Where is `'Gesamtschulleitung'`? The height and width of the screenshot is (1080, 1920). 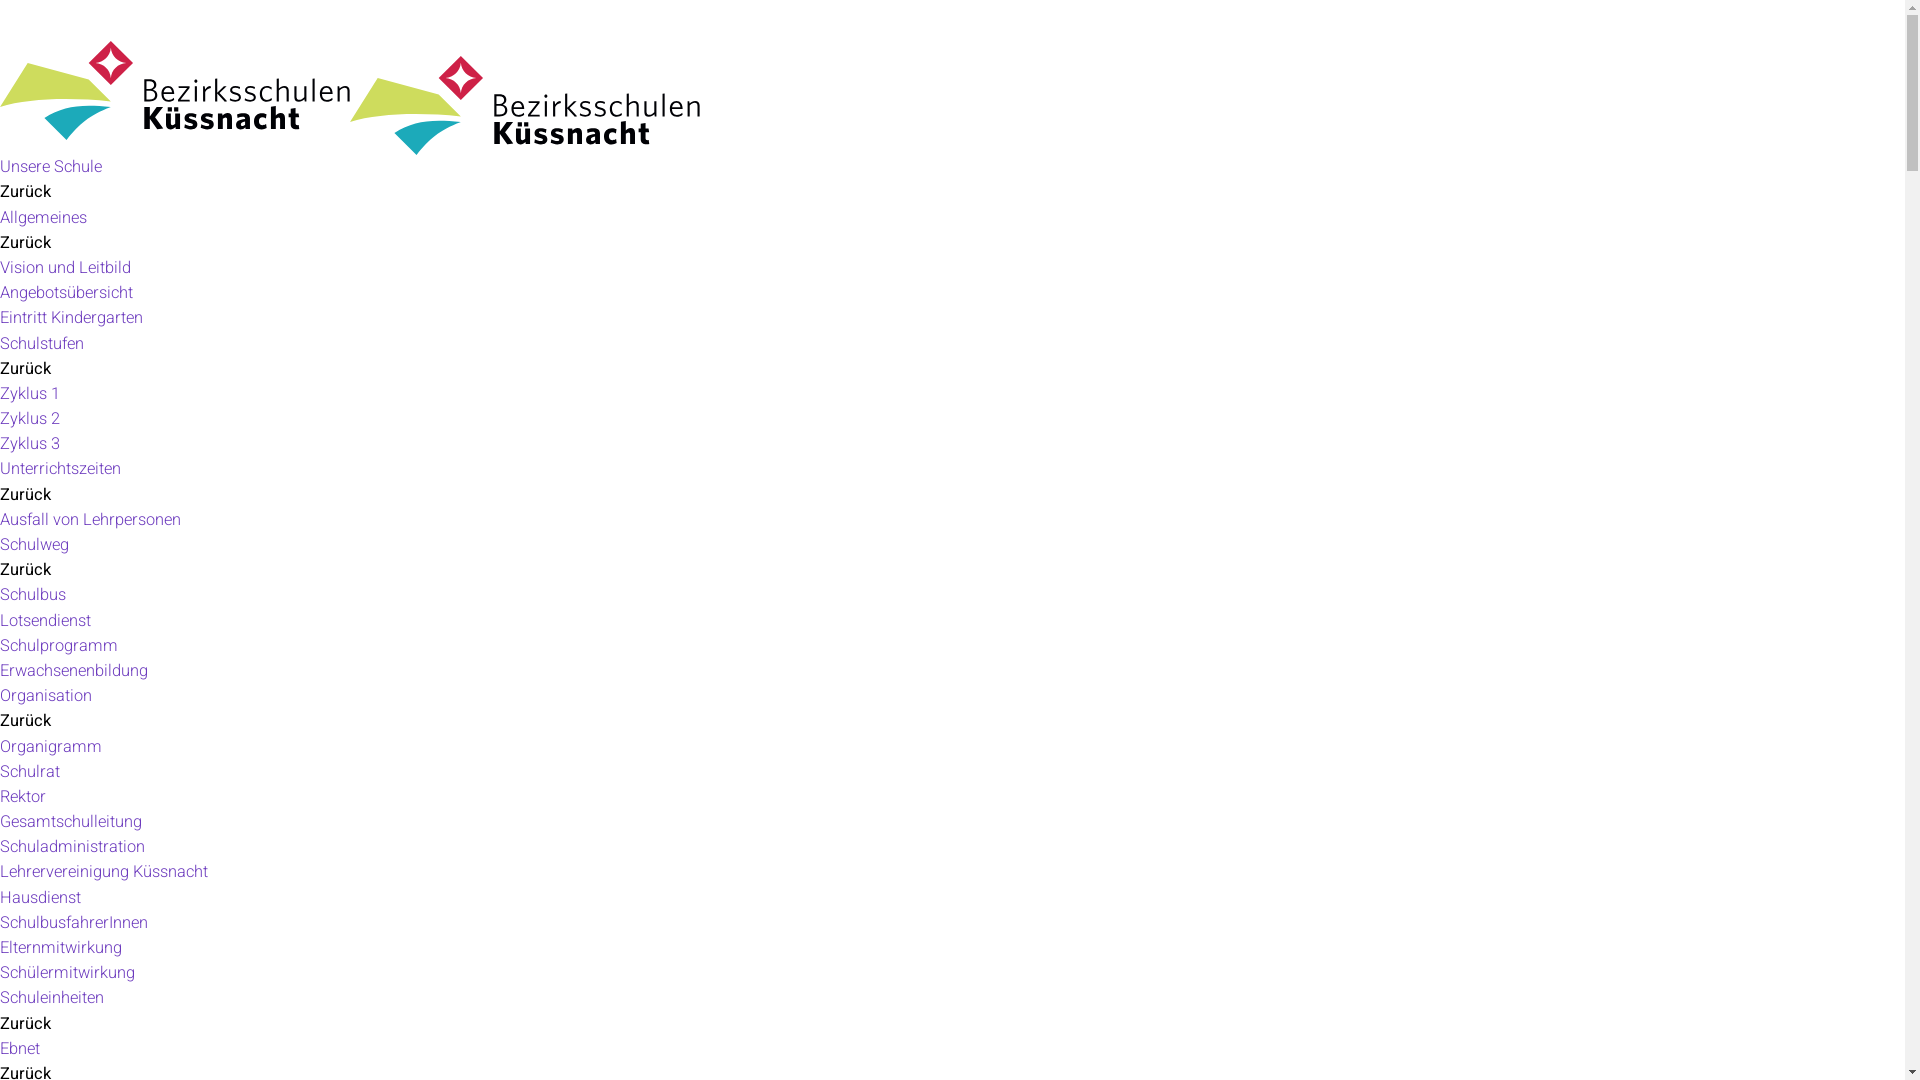
'Gesamtschulleitung' is located at coordinates (71, 821).